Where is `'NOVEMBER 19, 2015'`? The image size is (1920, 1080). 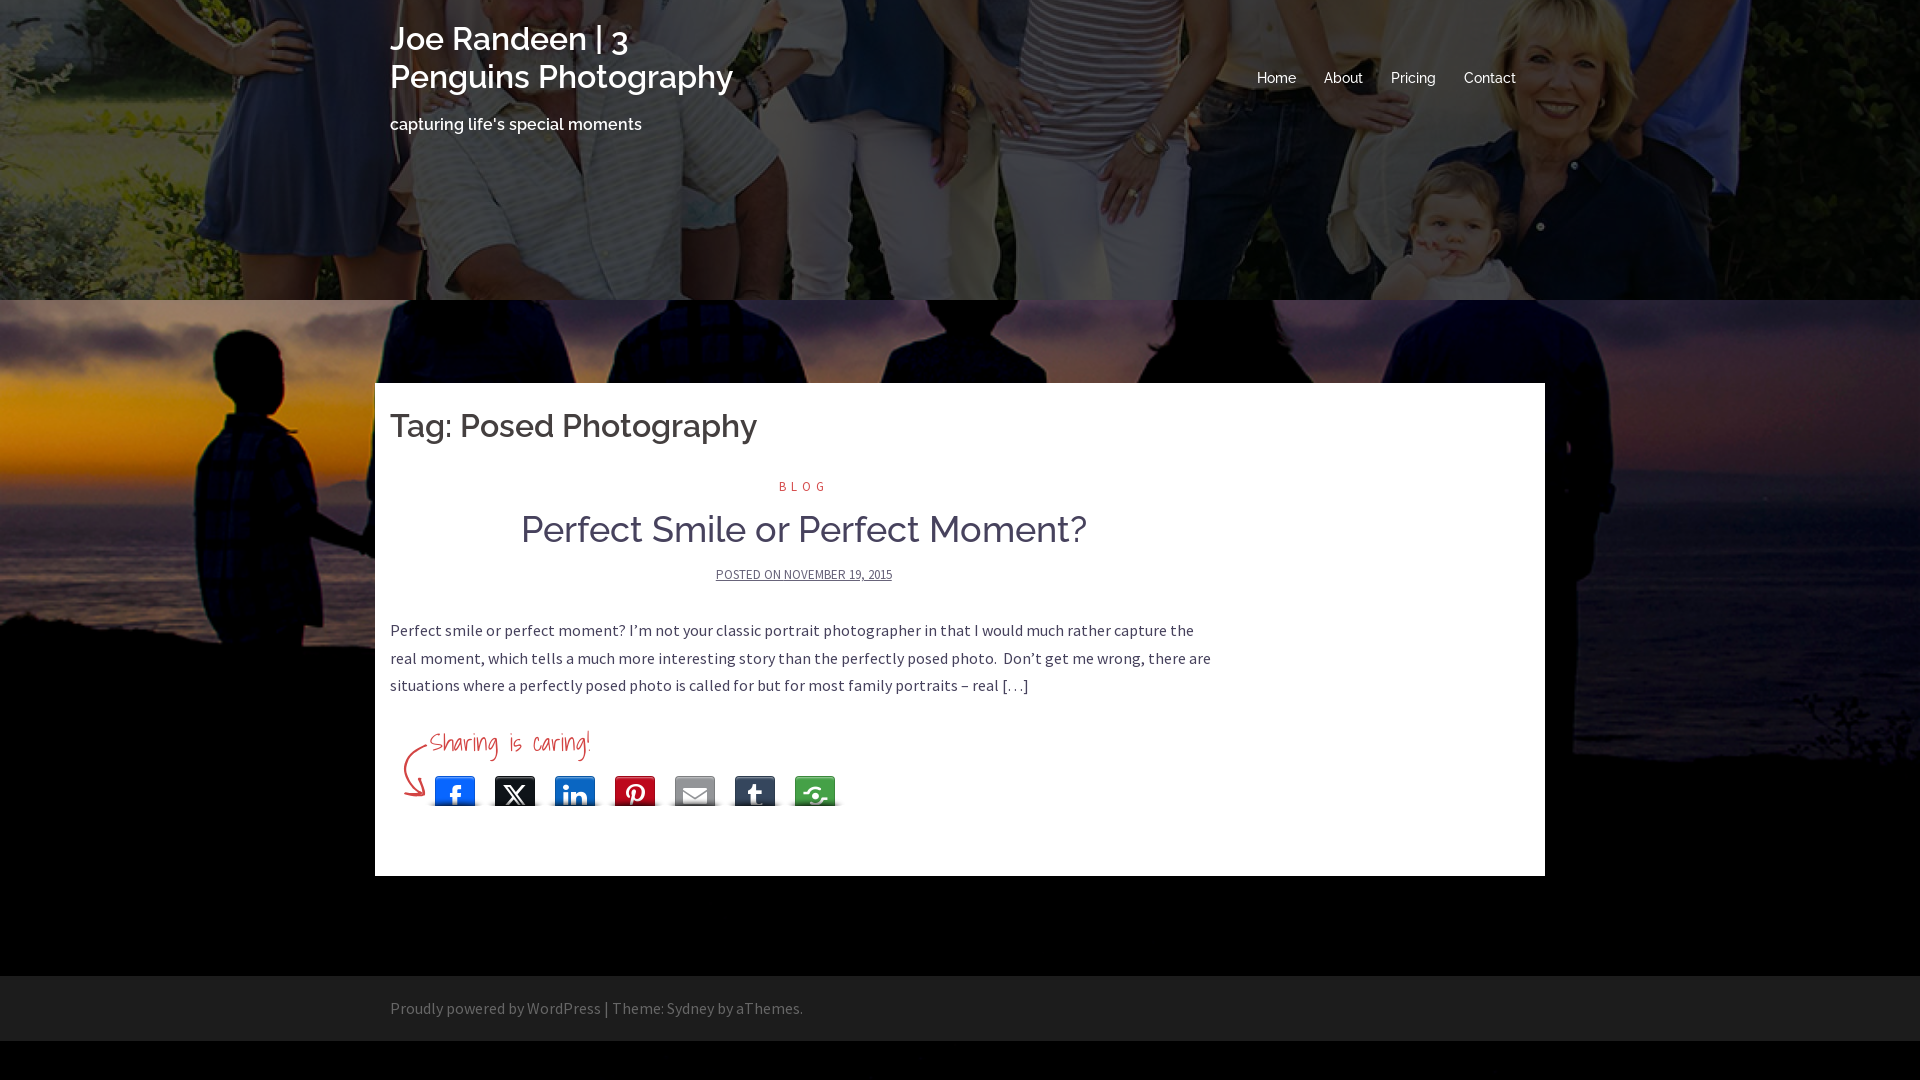
'NOVEMBER 19, 2015' is located at coordinates (838, 574).